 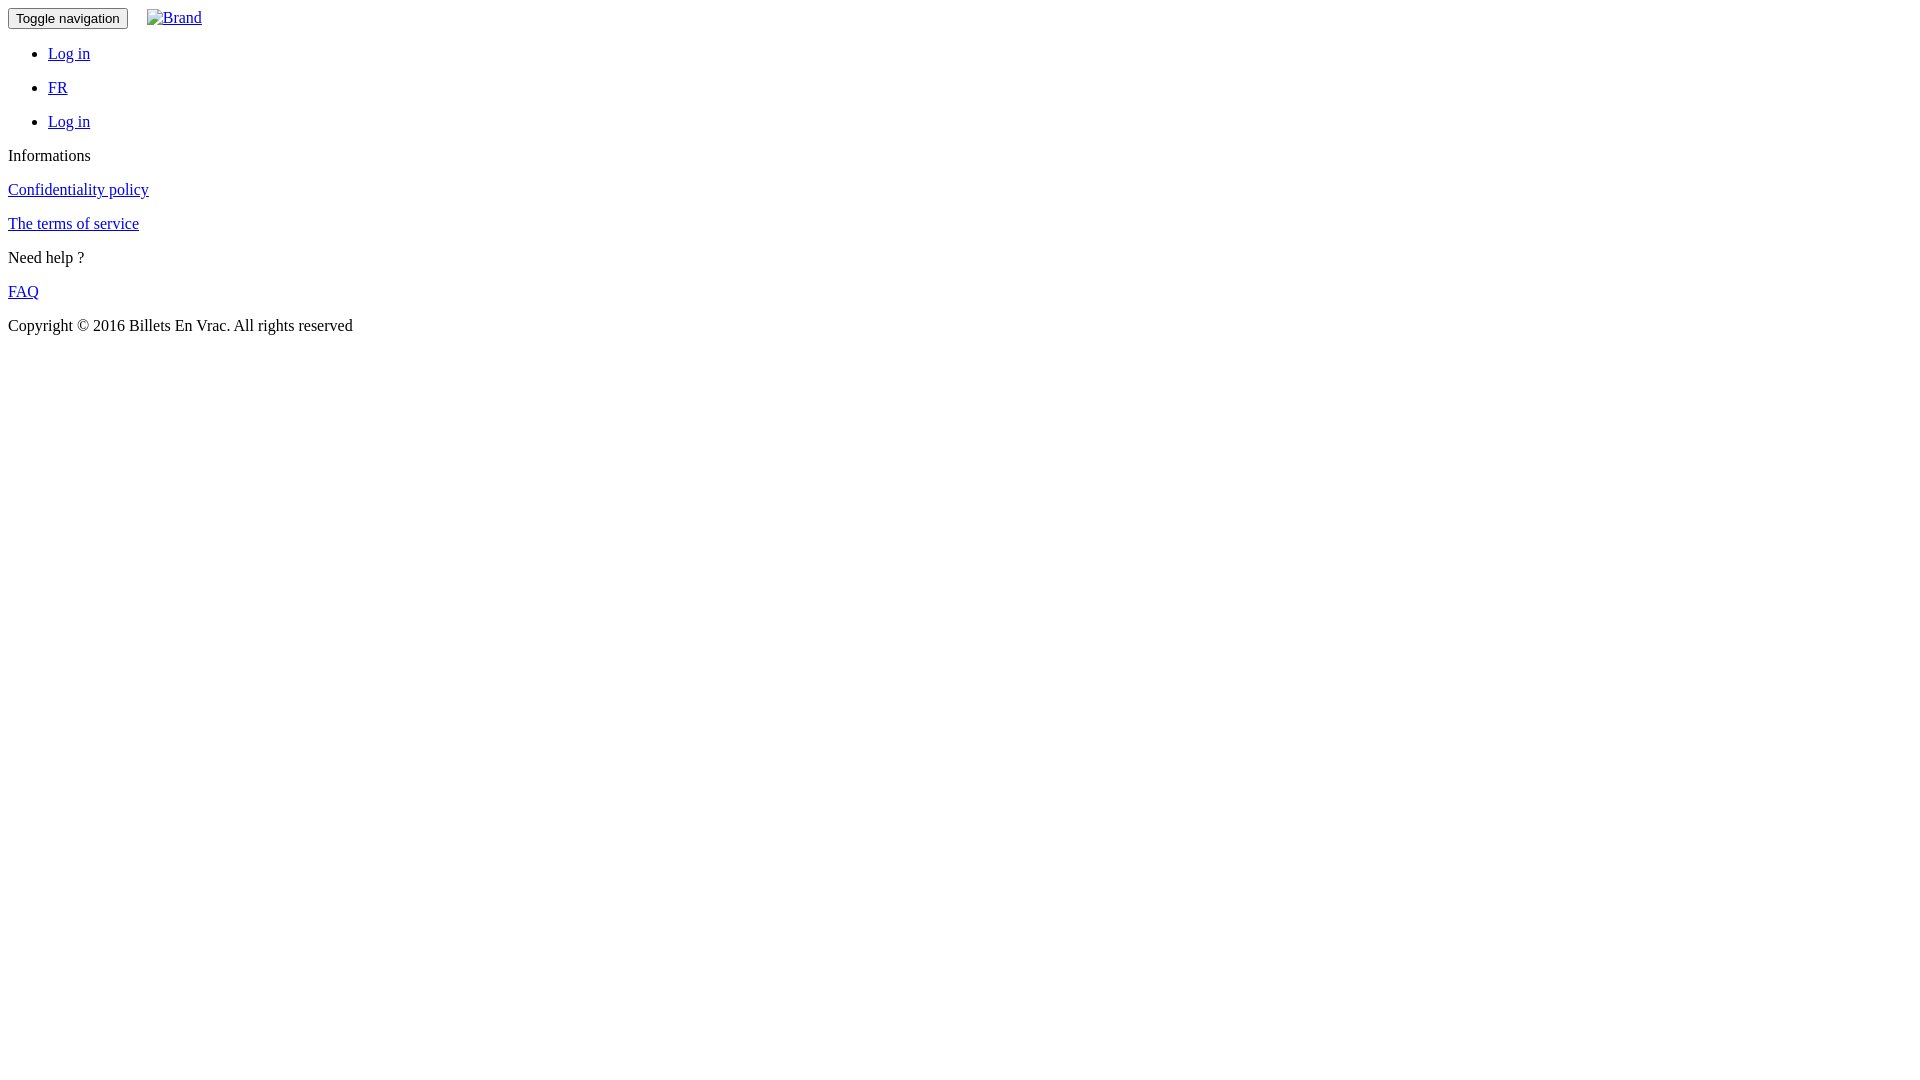 I want to click on 'Confidentiality policy', so click(x=78, y=189).